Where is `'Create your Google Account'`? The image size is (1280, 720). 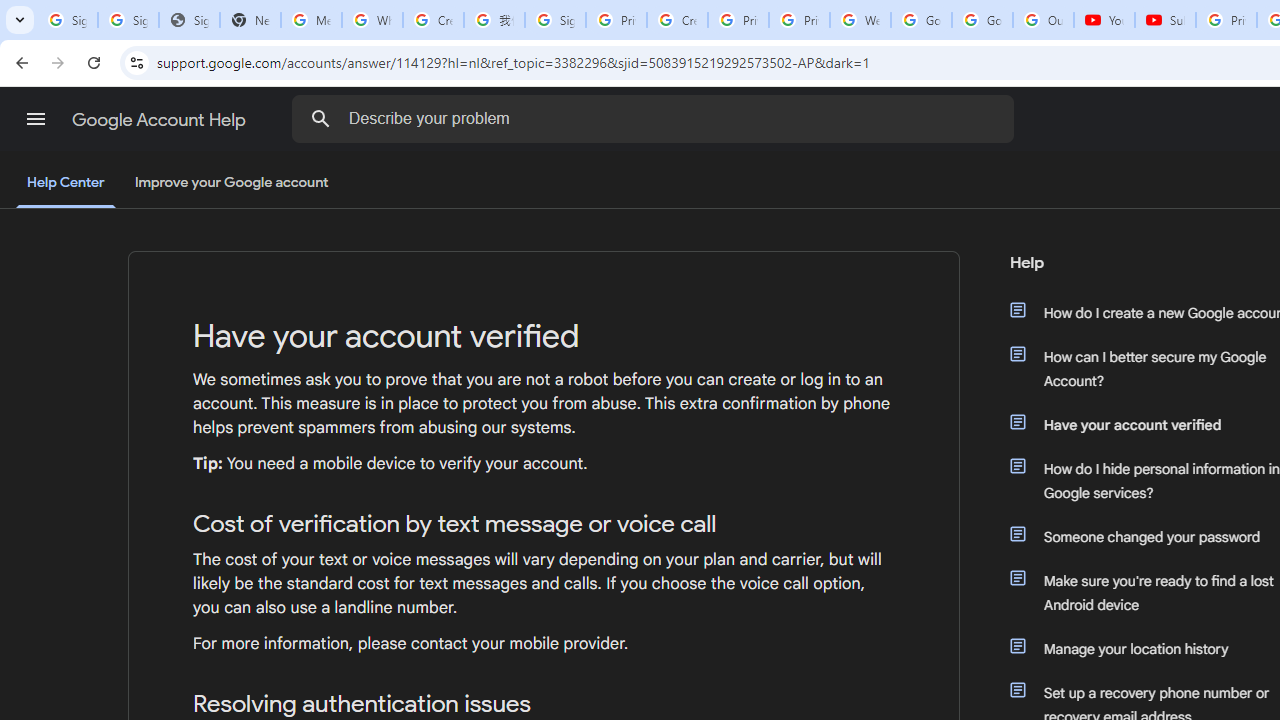
'Create your Google Account' is located at coordinates (677, 20).